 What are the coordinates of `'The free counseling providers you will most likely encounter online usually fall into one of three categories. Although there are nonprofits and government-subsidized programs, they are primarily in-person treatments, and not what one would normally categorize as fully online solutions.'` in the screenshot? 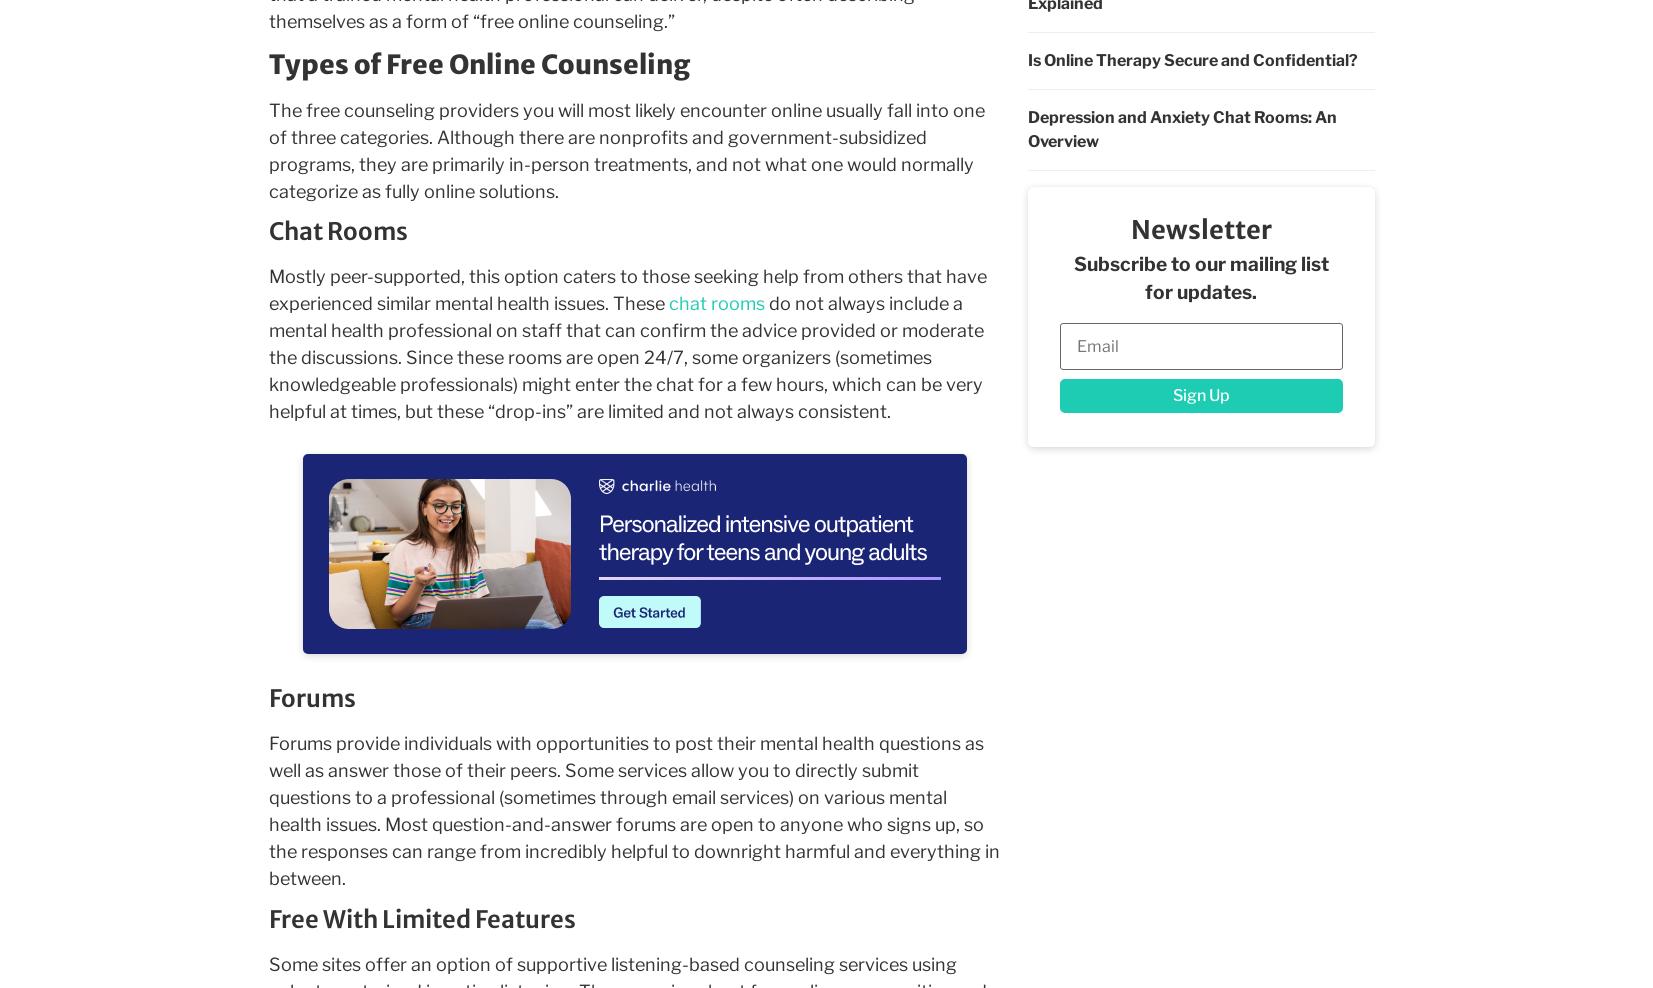 It's located at (624, 148).